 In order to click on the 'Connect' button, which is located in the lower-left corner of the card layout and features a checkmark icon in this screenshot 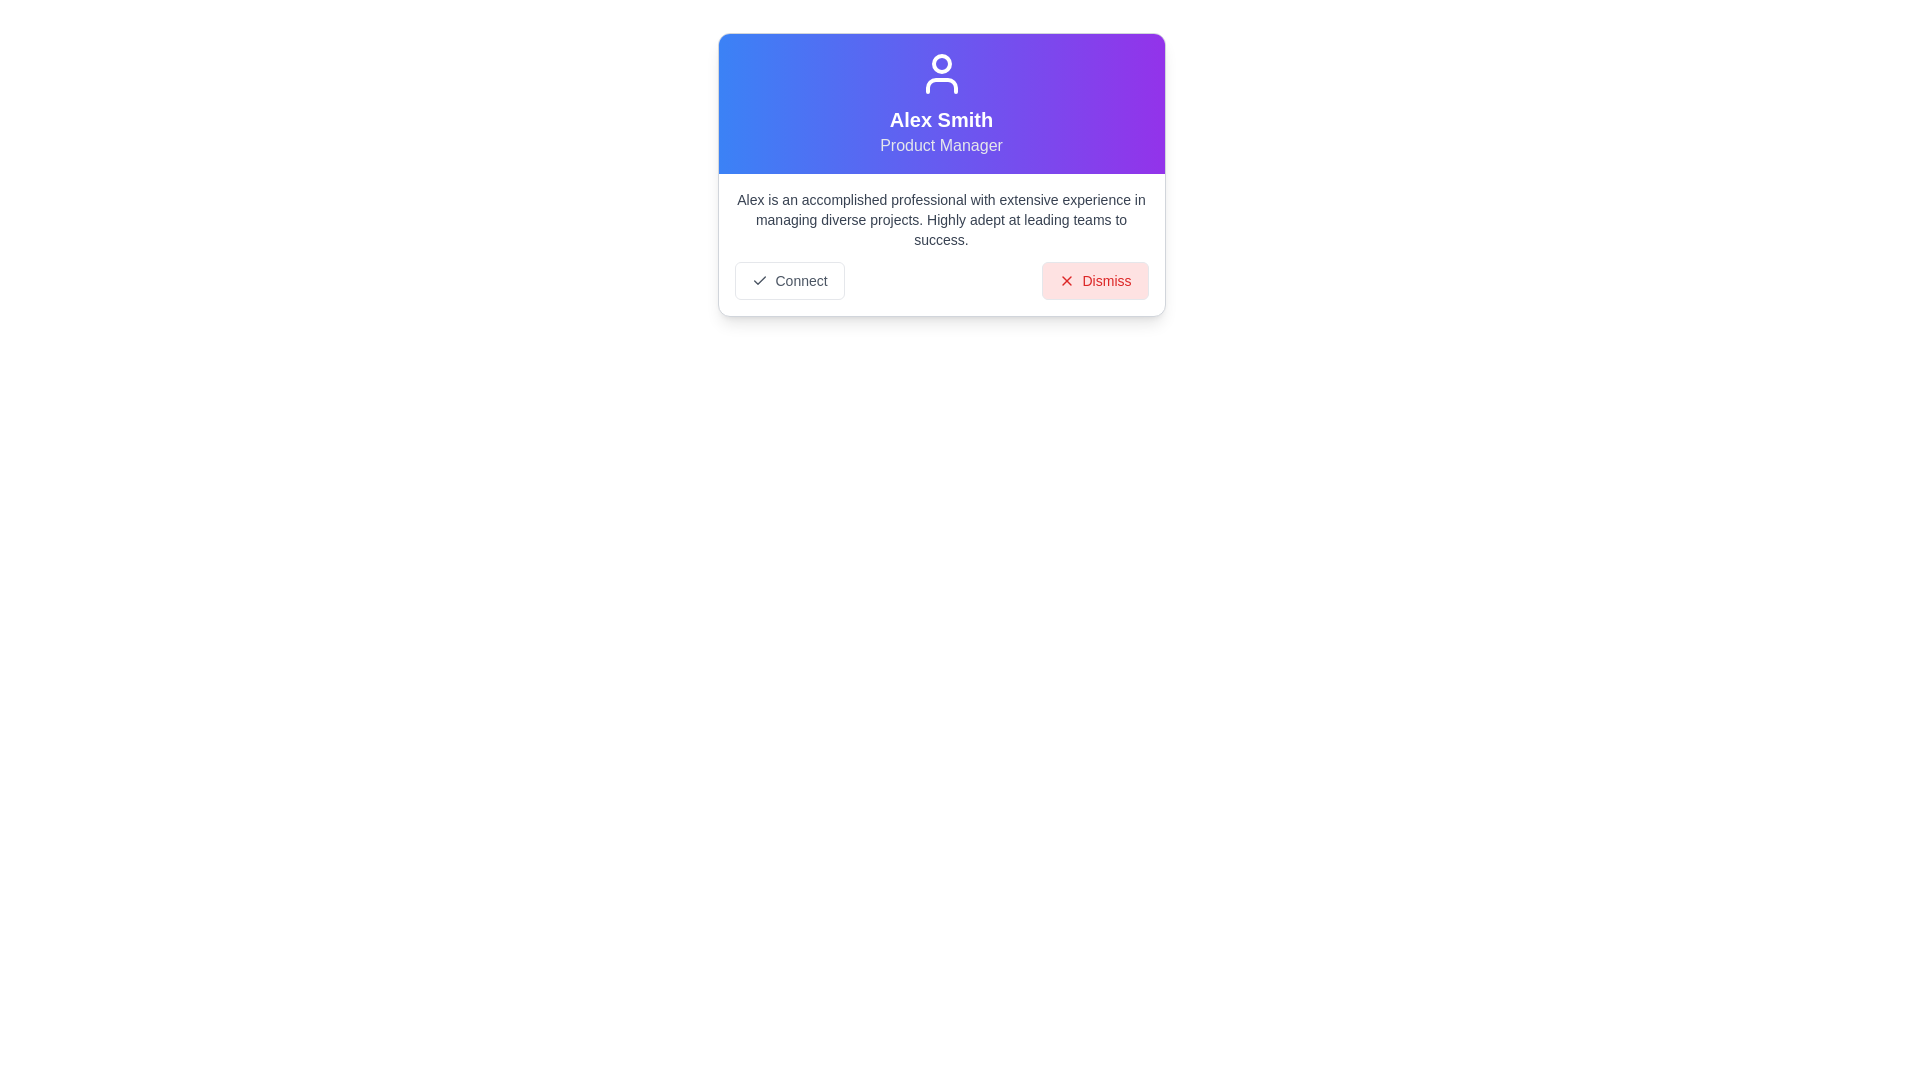, I will do `click(788, 281)`.